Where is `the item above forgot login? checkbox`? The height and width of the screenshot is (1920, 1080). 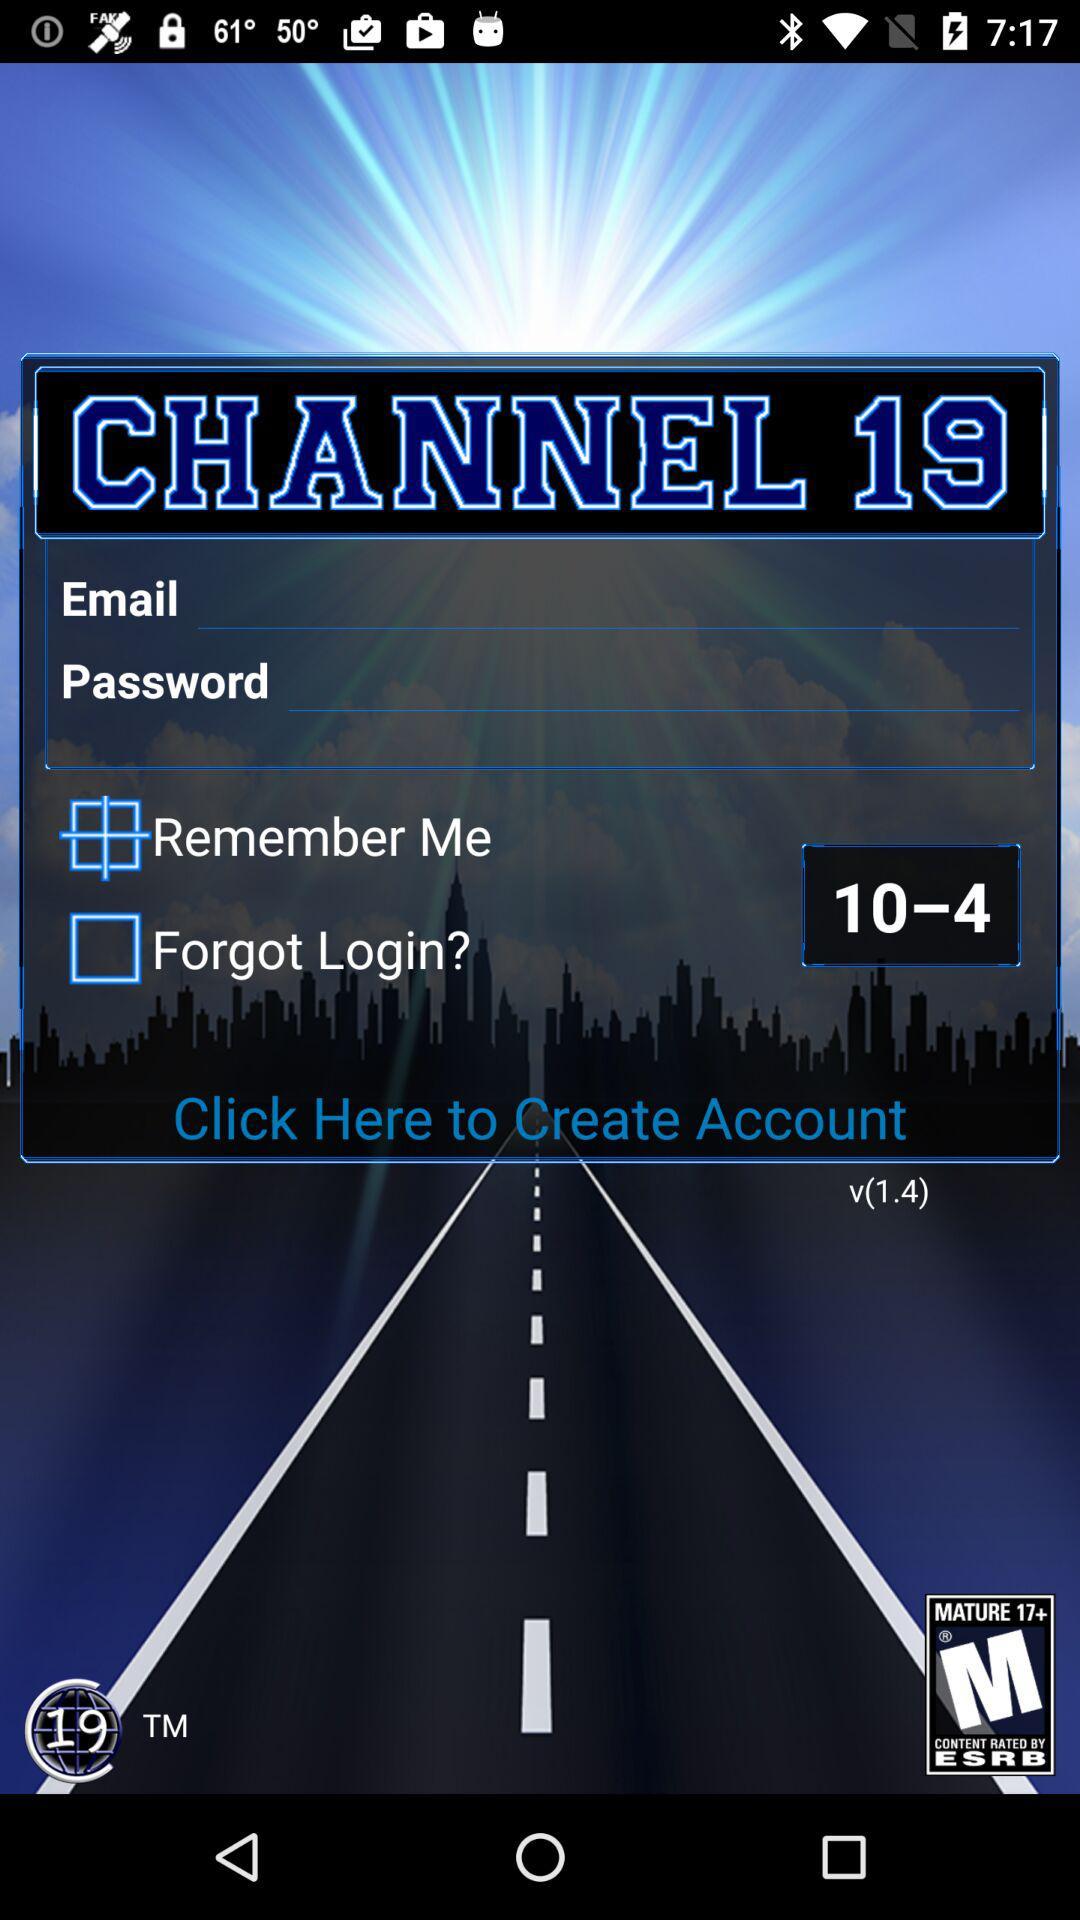 the item above forgot login? checkbox is located at coordinates (275, 838).